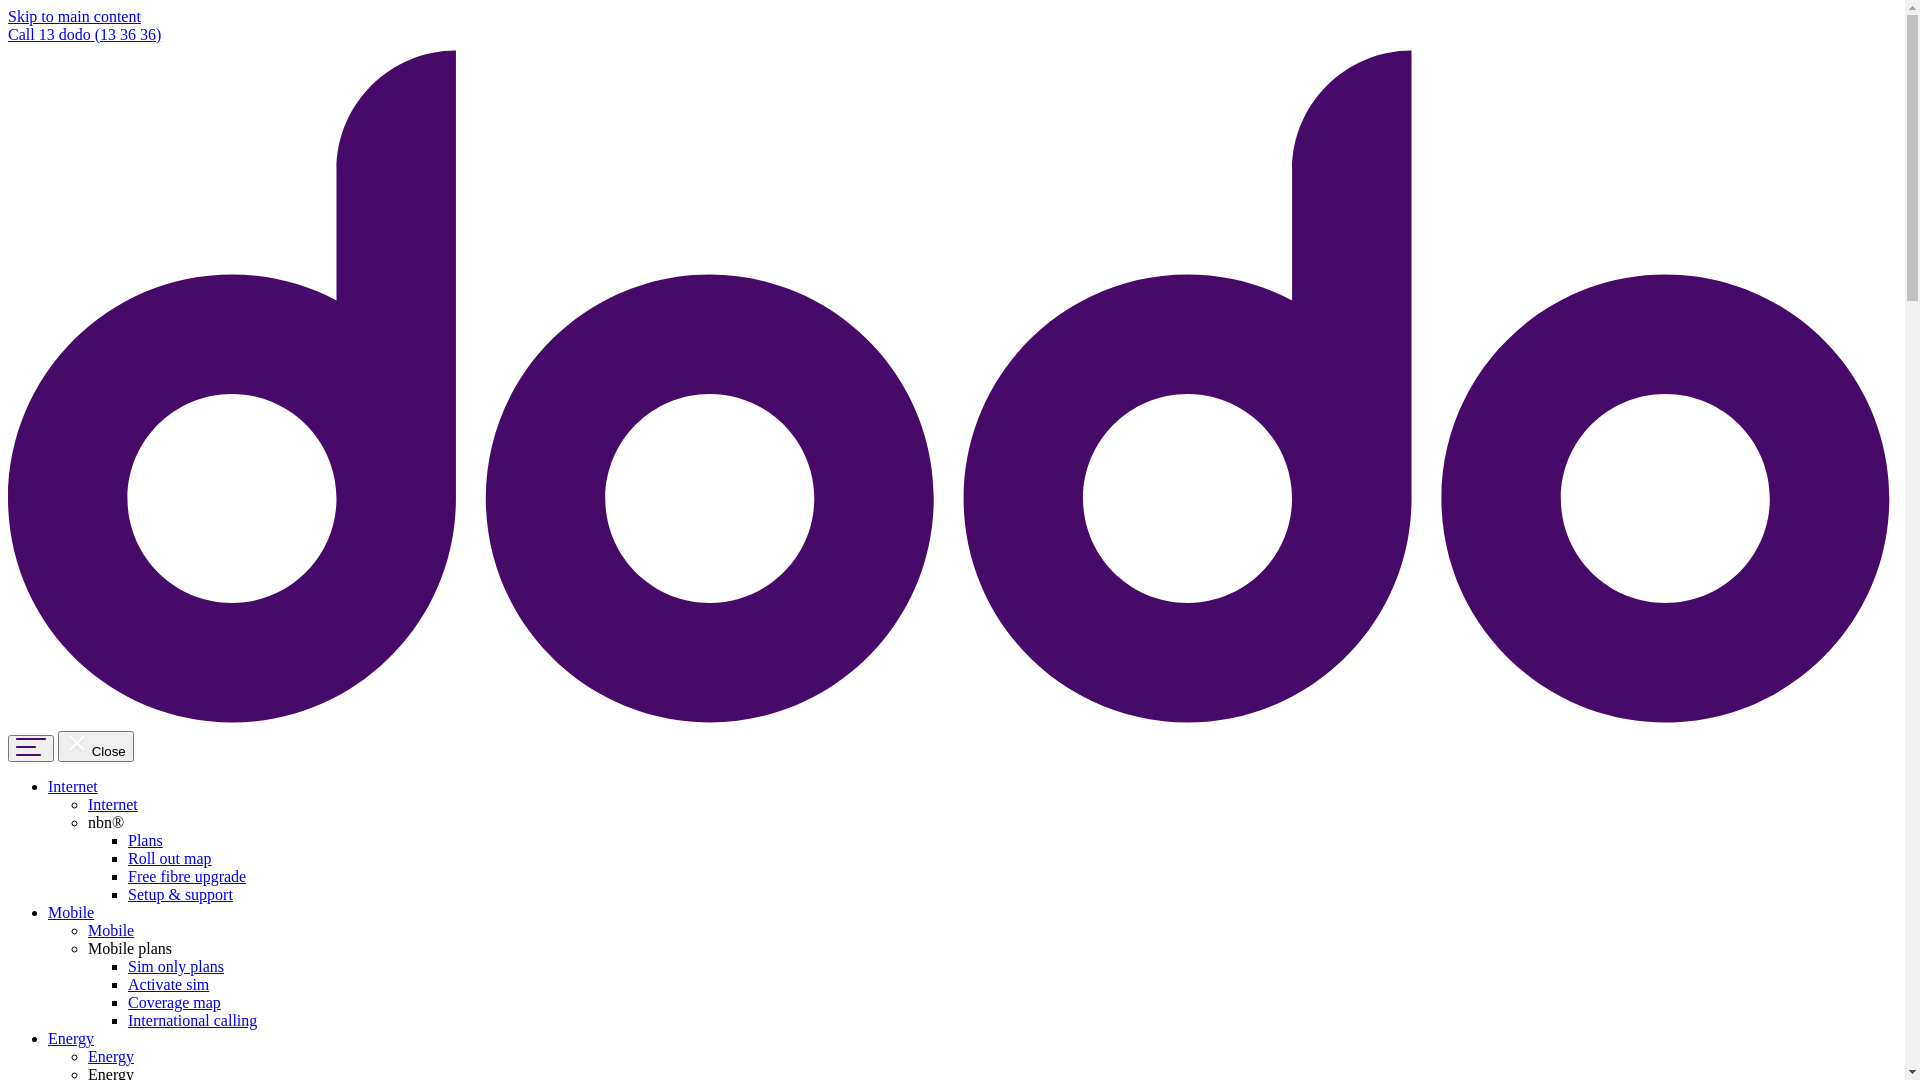 The image size is (1920, 1080). I want to click on 'Roll out map', so click(169, 857).